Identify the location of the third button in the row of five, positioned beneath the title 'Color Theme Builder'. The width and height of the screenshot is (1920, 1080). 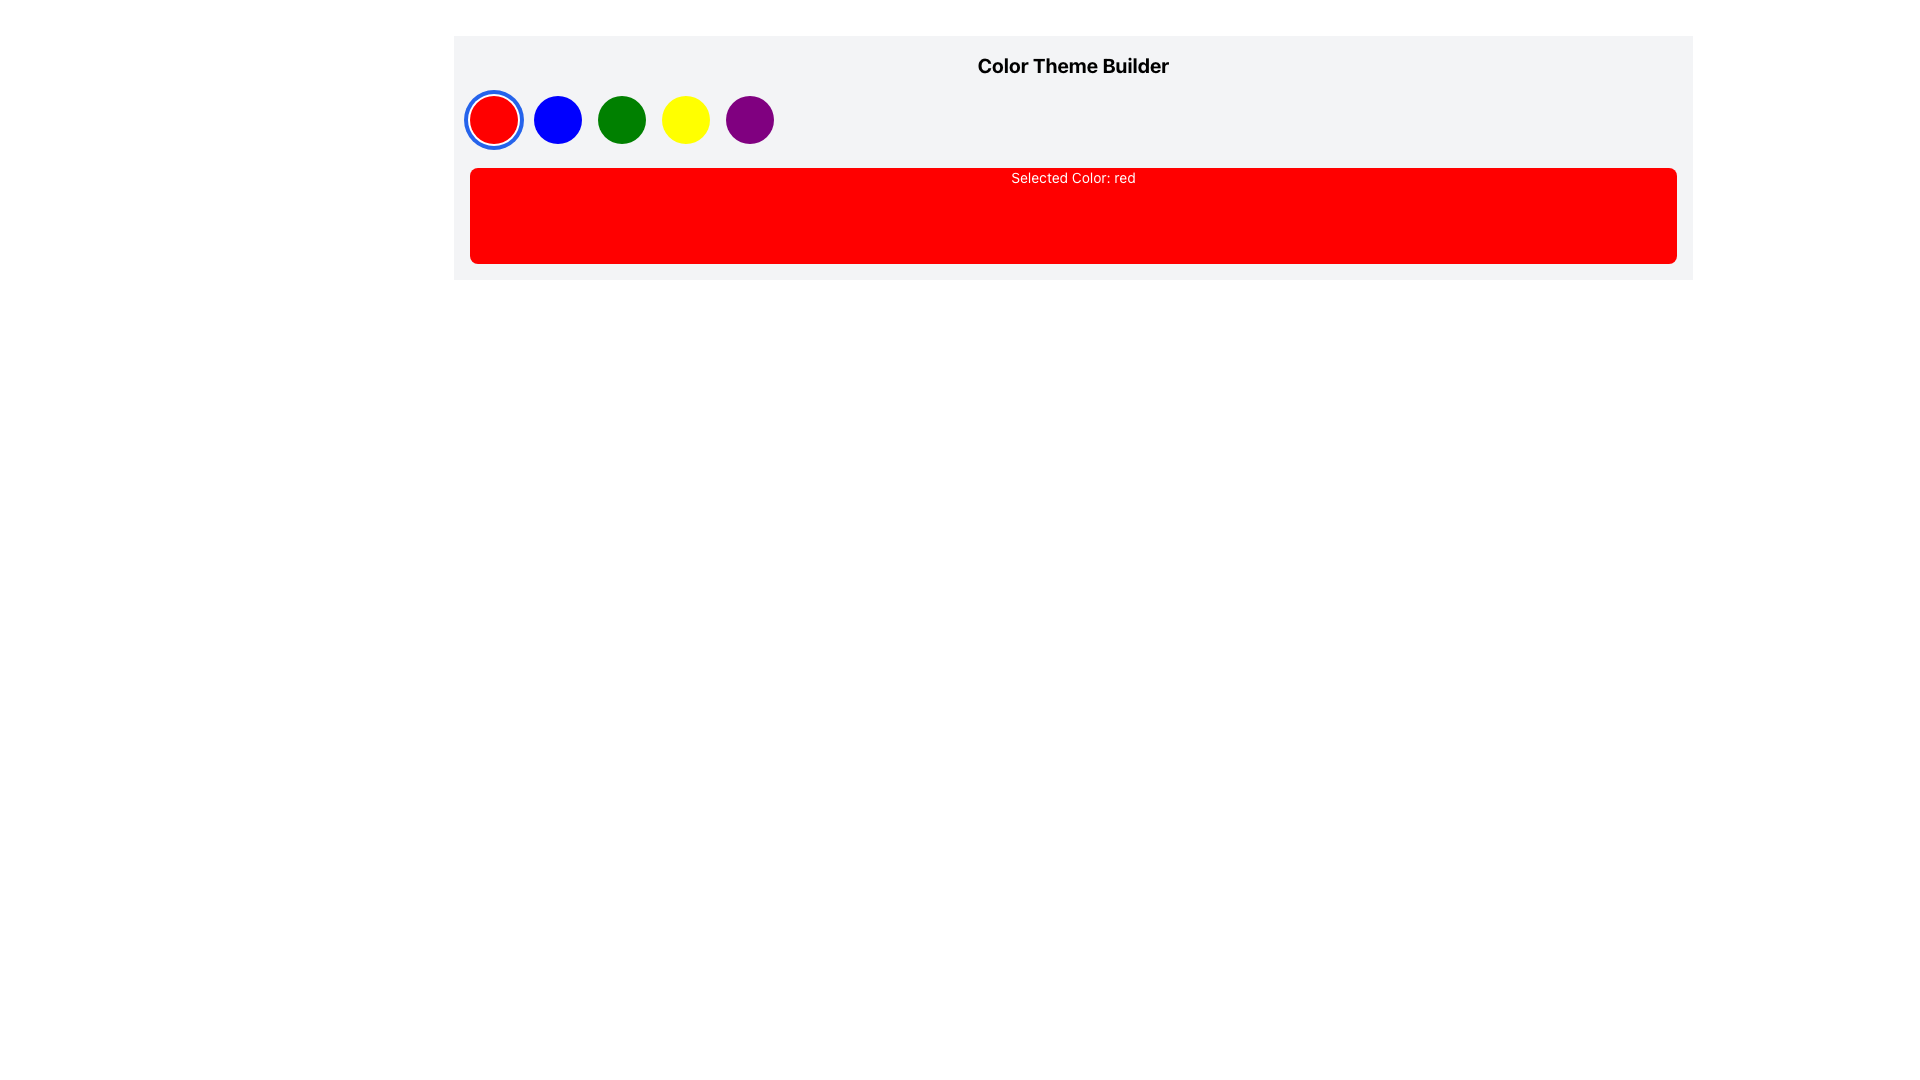
(621, 119).